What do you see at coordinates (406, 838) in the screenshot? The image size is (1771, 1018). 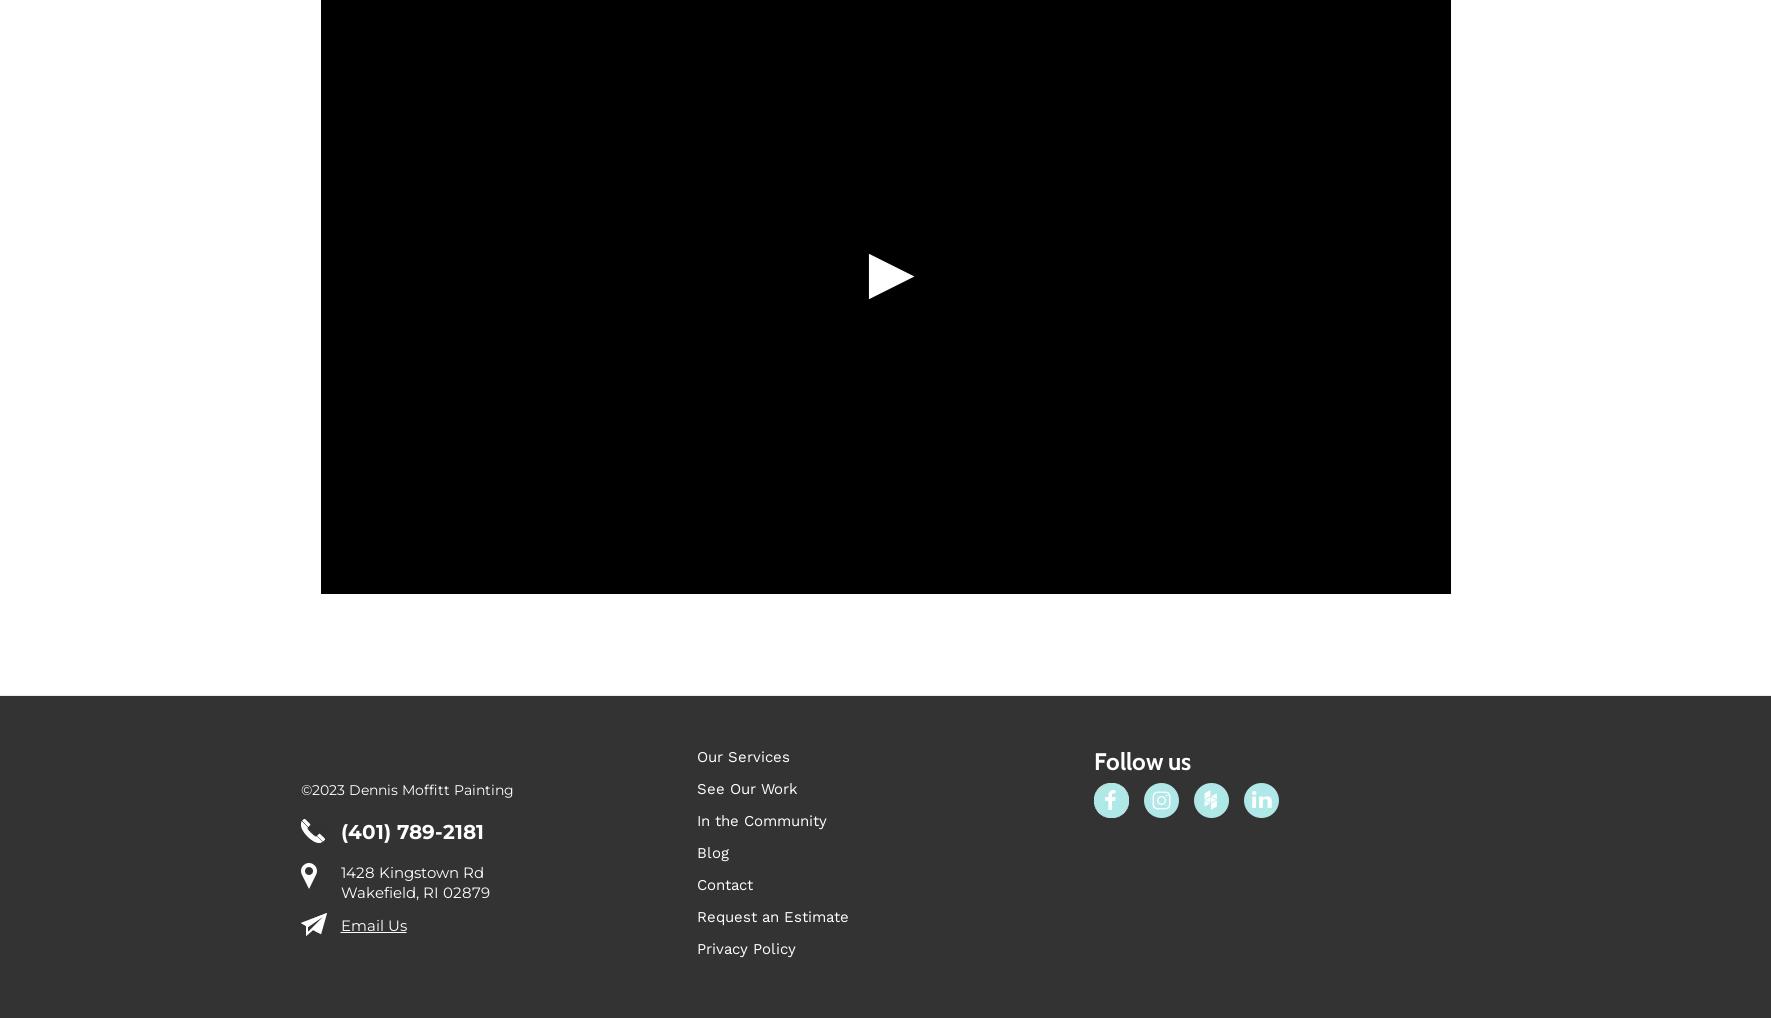 I see `'©2023 Dennis Moffitt Painting'` at bounding box center [406, 838].